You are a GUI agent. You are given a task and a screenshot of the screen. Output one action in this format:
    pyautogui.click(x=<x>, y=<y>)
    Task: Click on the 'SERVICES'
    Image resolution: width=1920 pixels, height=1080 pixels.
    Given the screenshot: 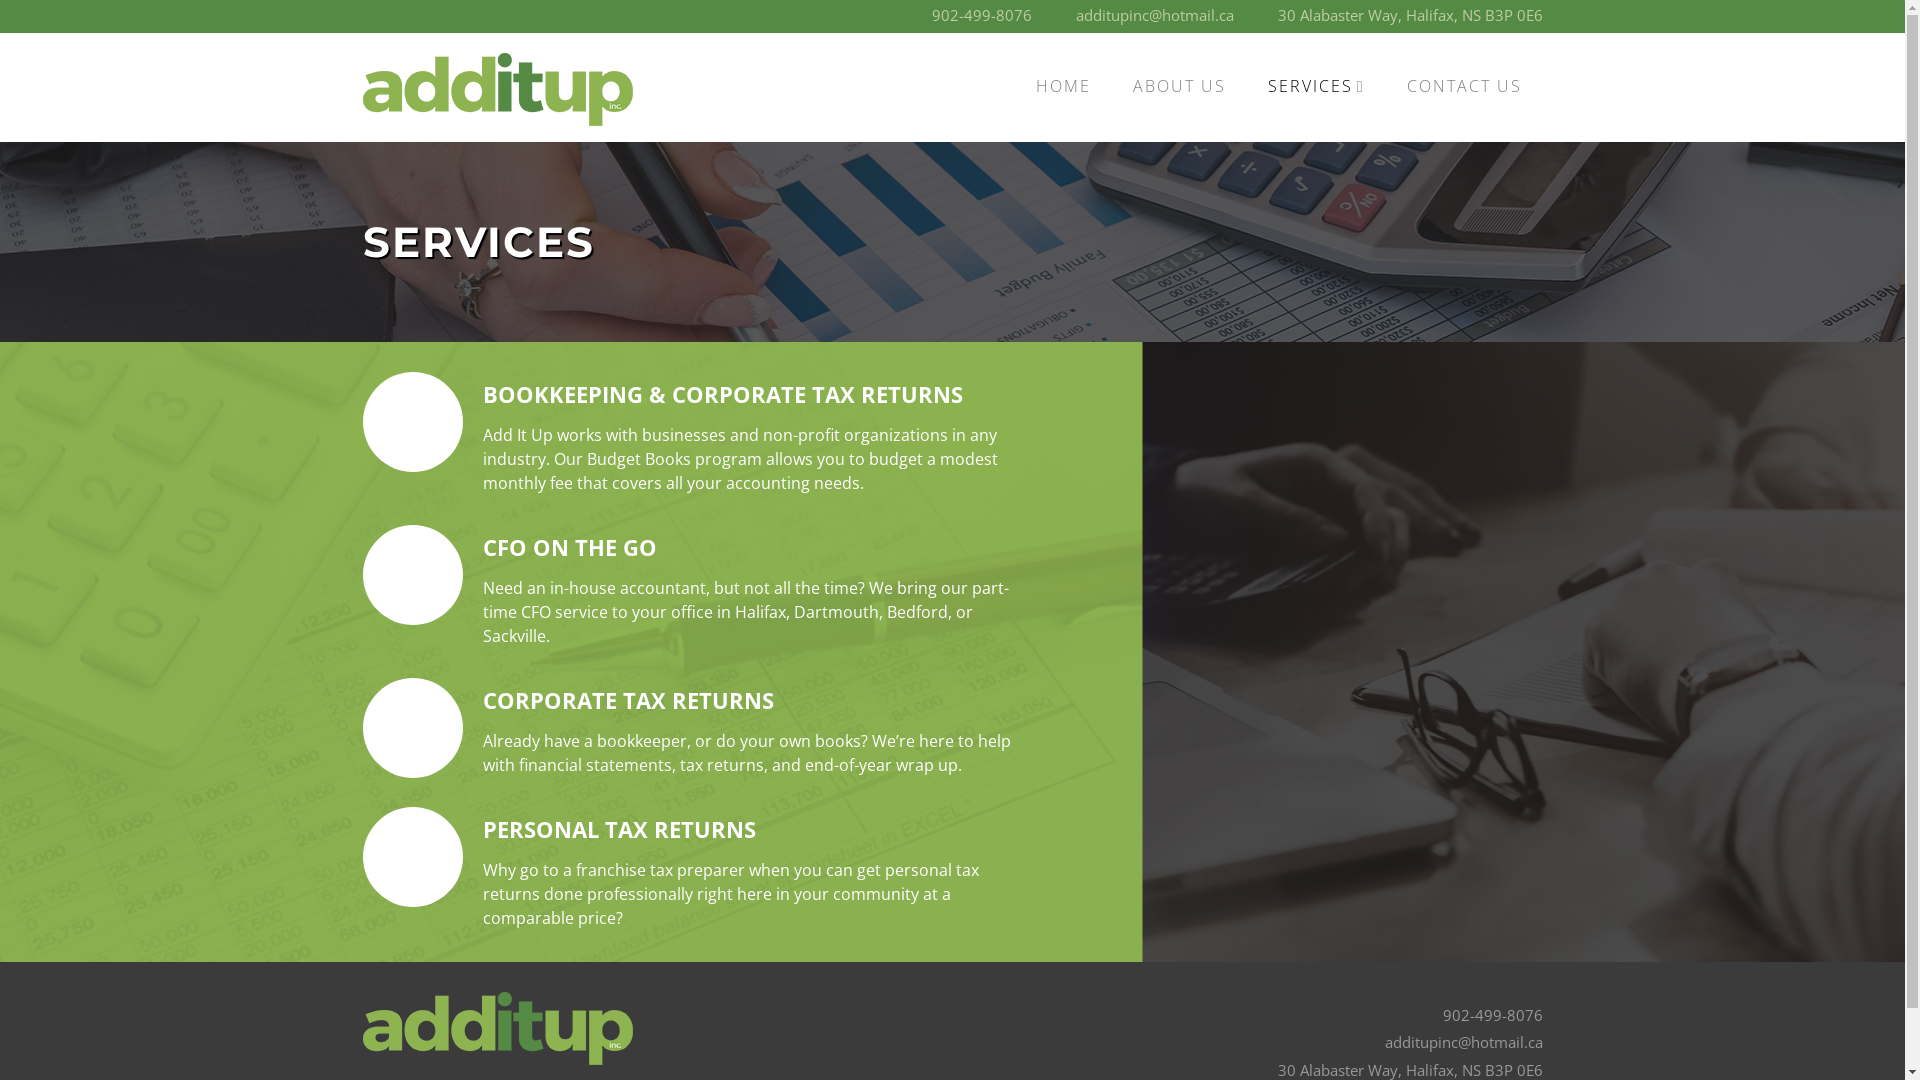 What is the action you would take?
    pyautogui.click(x=1316, y=85)
    